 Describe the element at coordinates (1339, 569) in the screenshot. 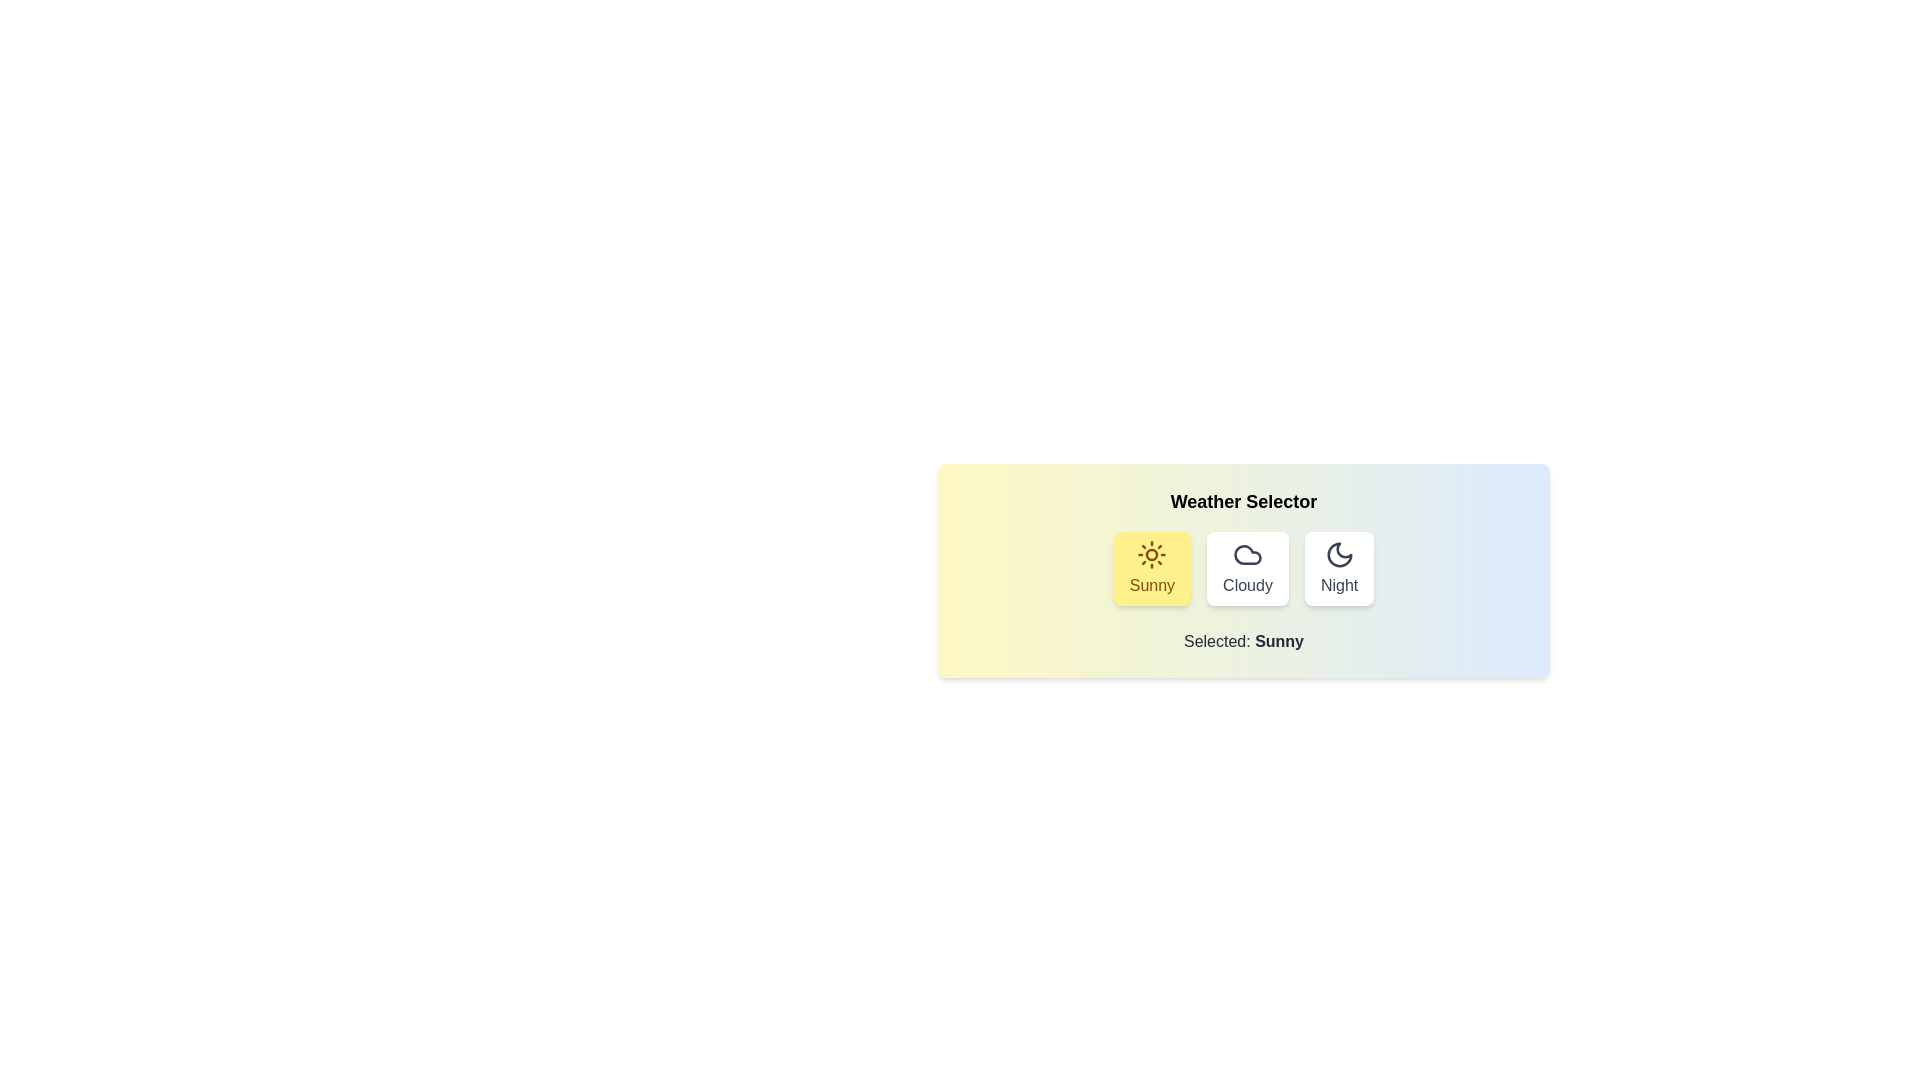

I see `the weather option Night by clicking on its corresponding button` at that location.